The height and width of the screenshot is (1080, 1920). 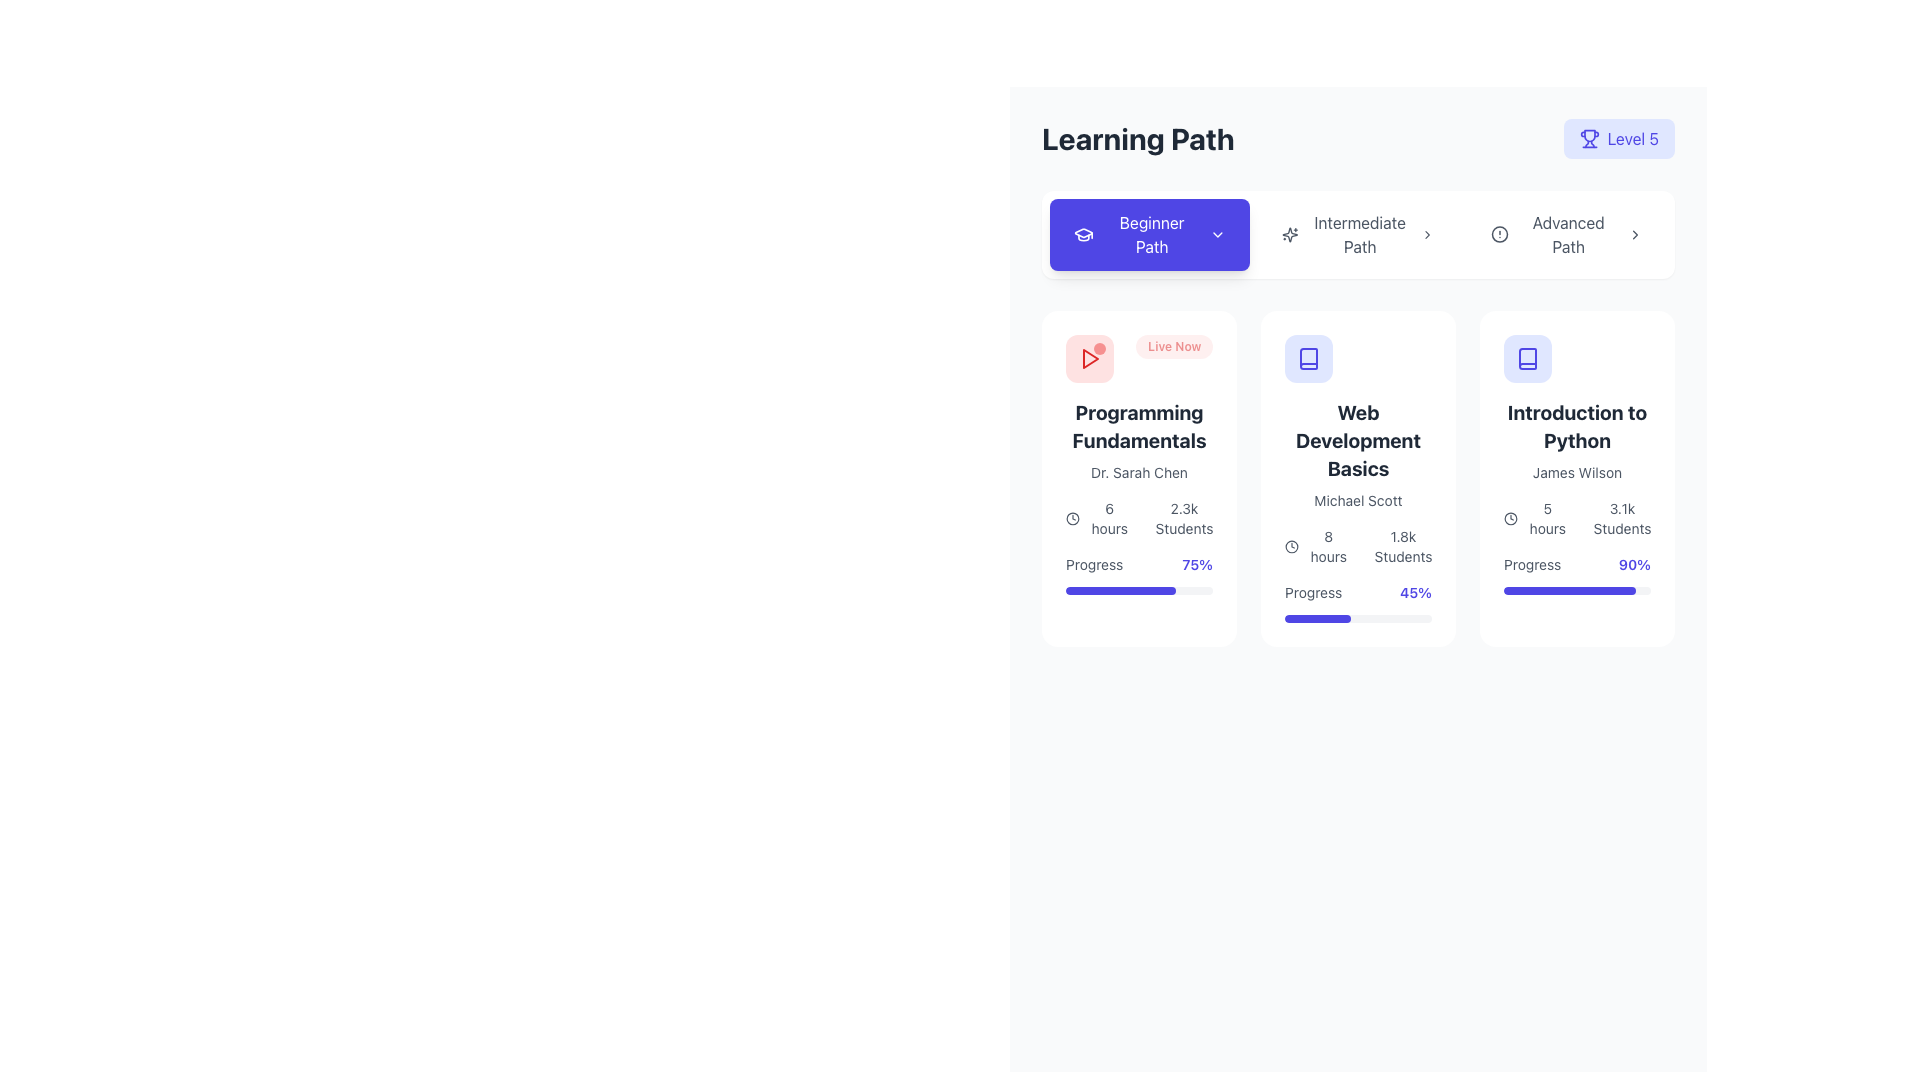 I want to click on the text label displaying 'Level 5' in blue color, which is styled in bold font and located adjacent to a trophy icon, positioned near the top-right corner of the layout, so click(x=1633, y=137).